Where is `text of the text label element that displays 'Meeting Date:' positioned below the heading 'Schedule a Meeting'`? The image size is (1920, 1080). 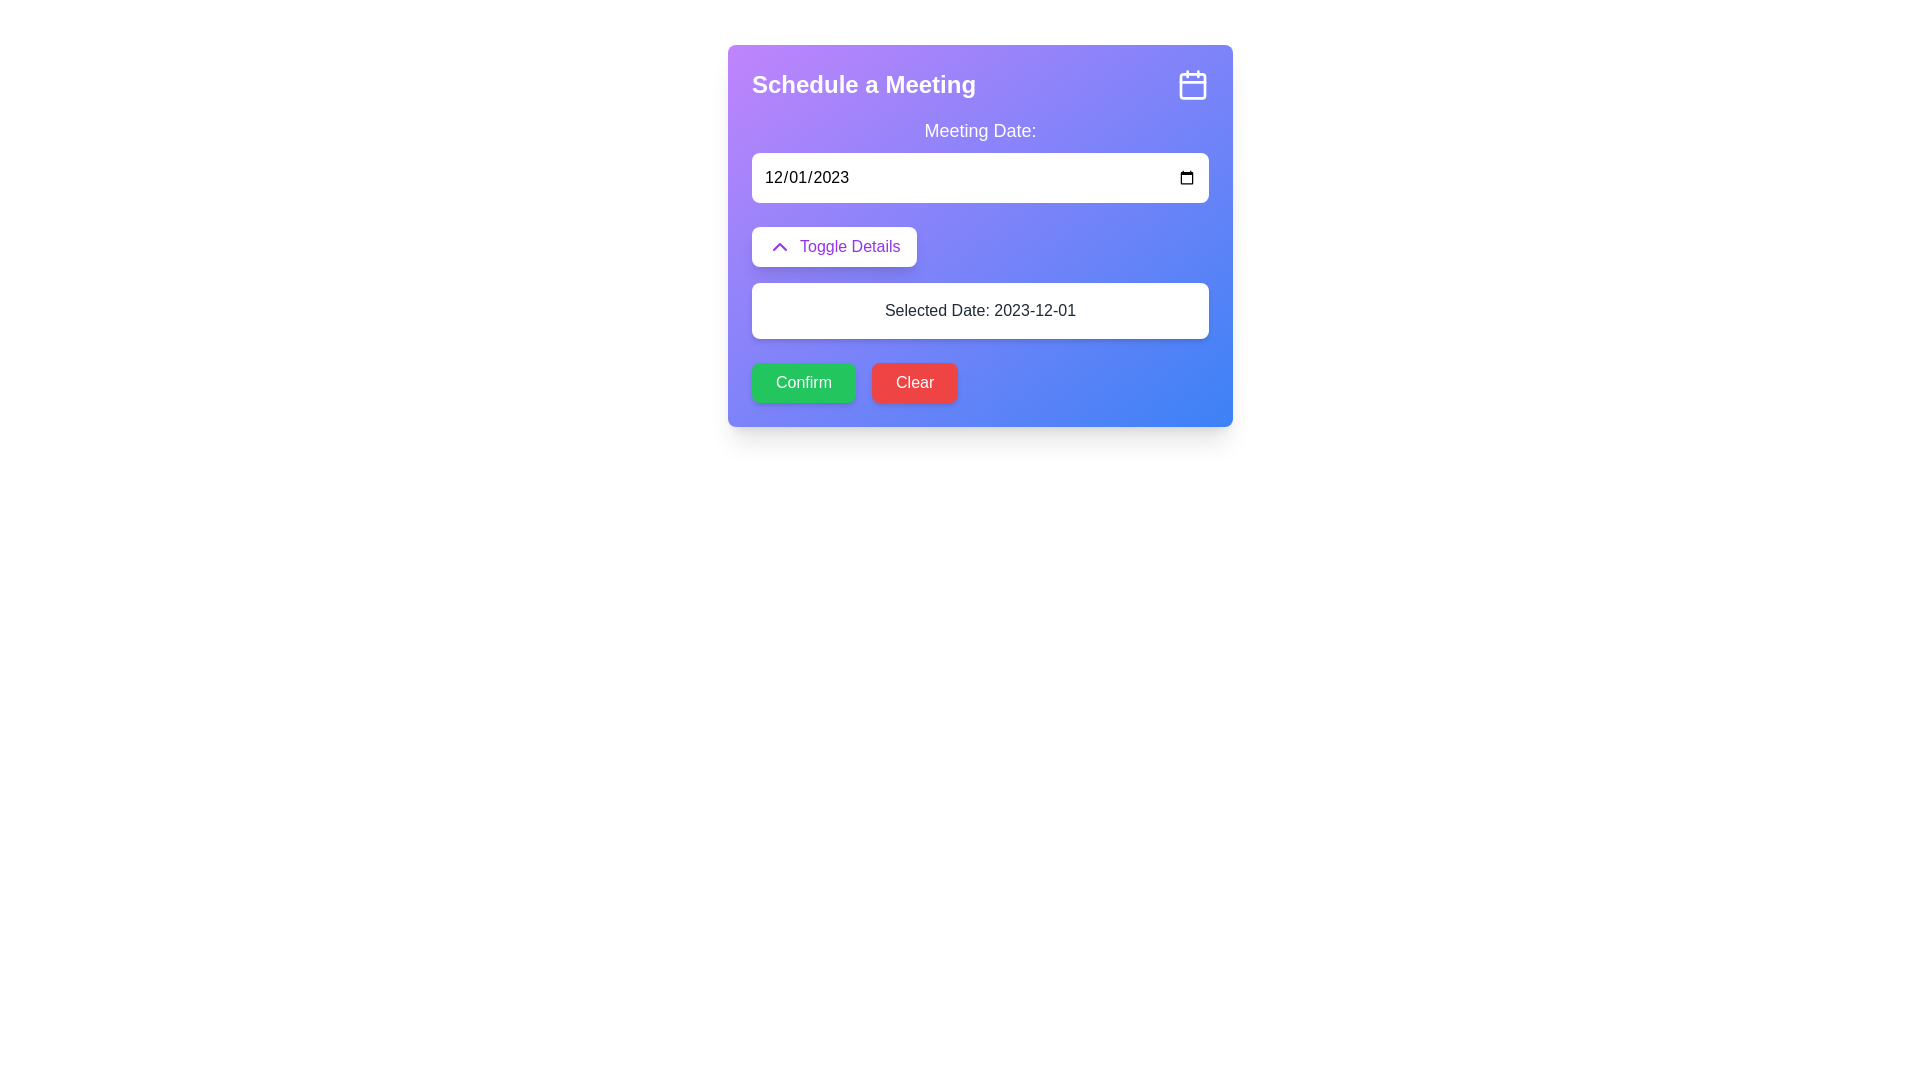
text of the text label element that displays 'Meeting Date:' positioned below the heading 'Schedule a Meeting' is located at coordinates (980, 131).